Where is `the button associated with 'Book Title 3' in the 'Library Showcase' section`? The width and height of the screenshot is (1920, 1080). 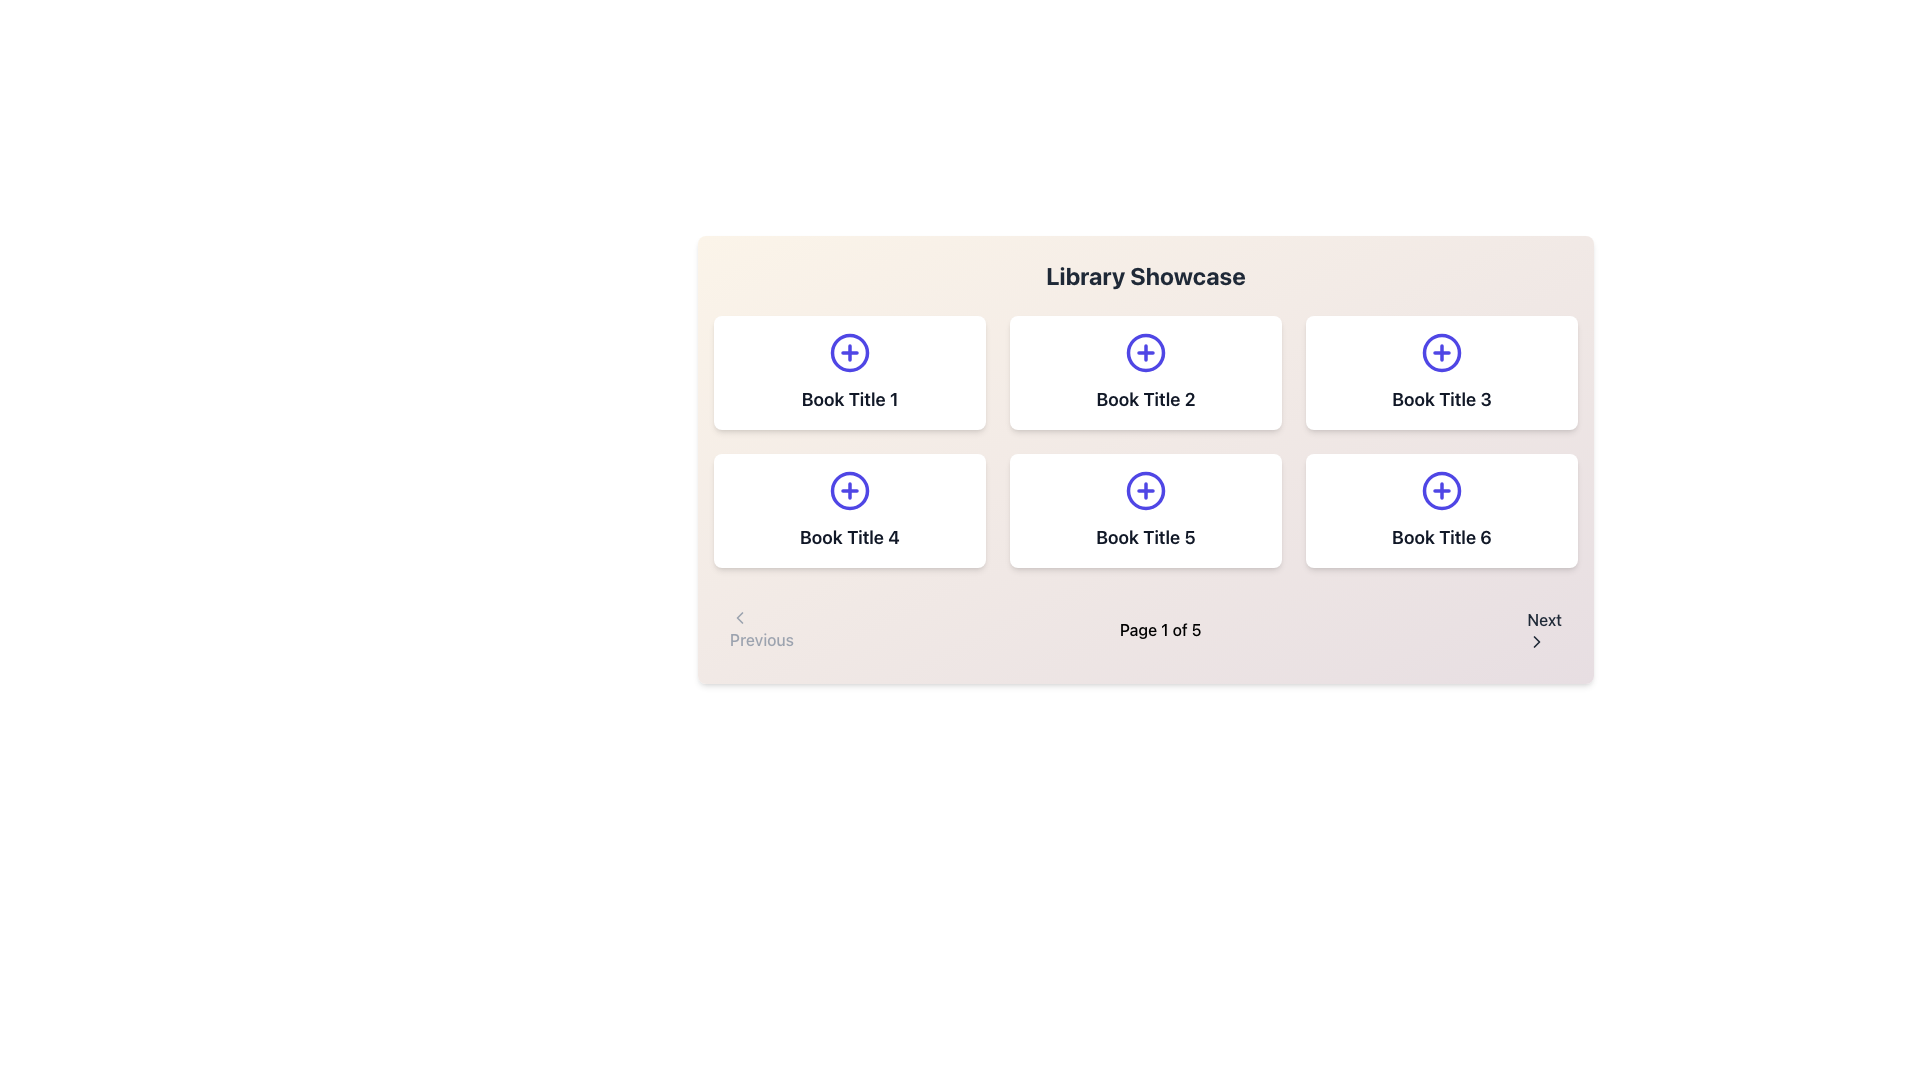
the button associated with 'Book Title 3' in the 'Library Showcase' section is located at coordinates (1441, 352).